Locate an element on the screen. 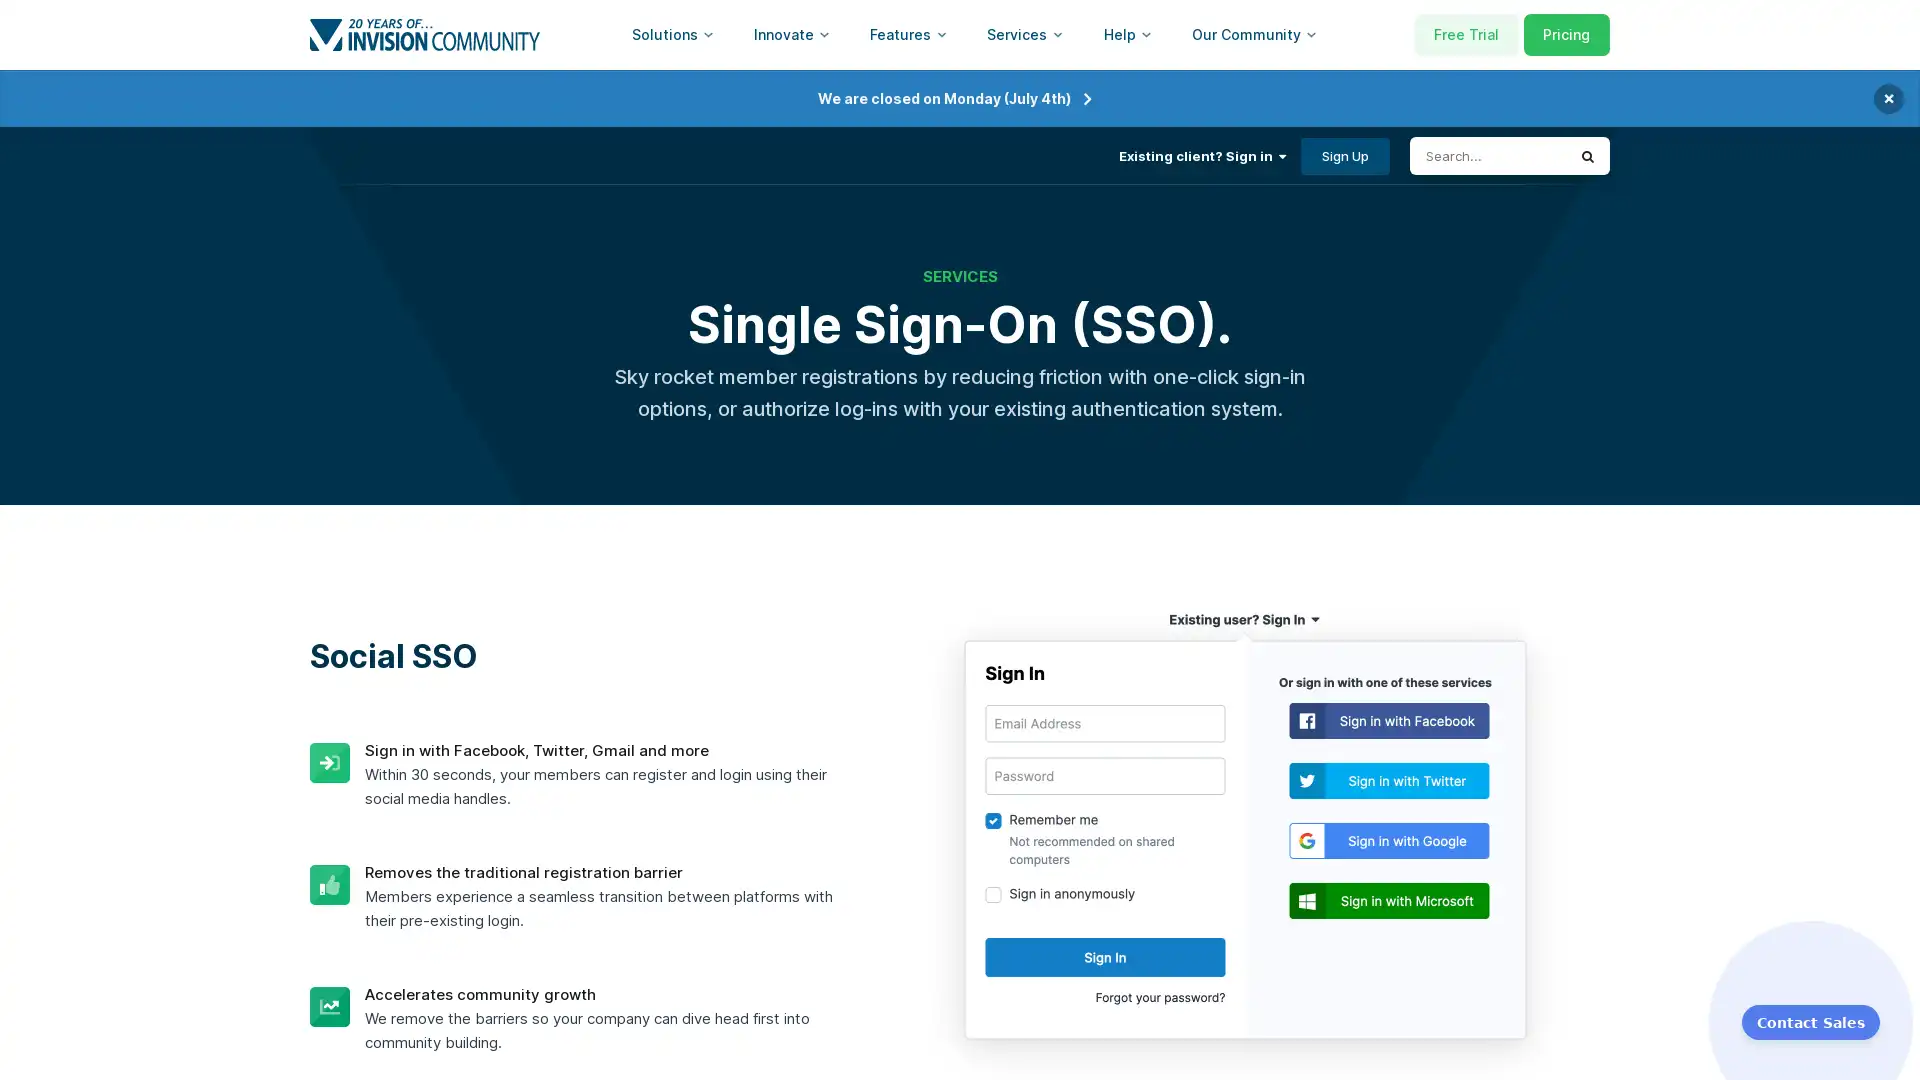 The height and width of the screenshot is (1080, 1920). Help is located at coordinates (1128, 34).